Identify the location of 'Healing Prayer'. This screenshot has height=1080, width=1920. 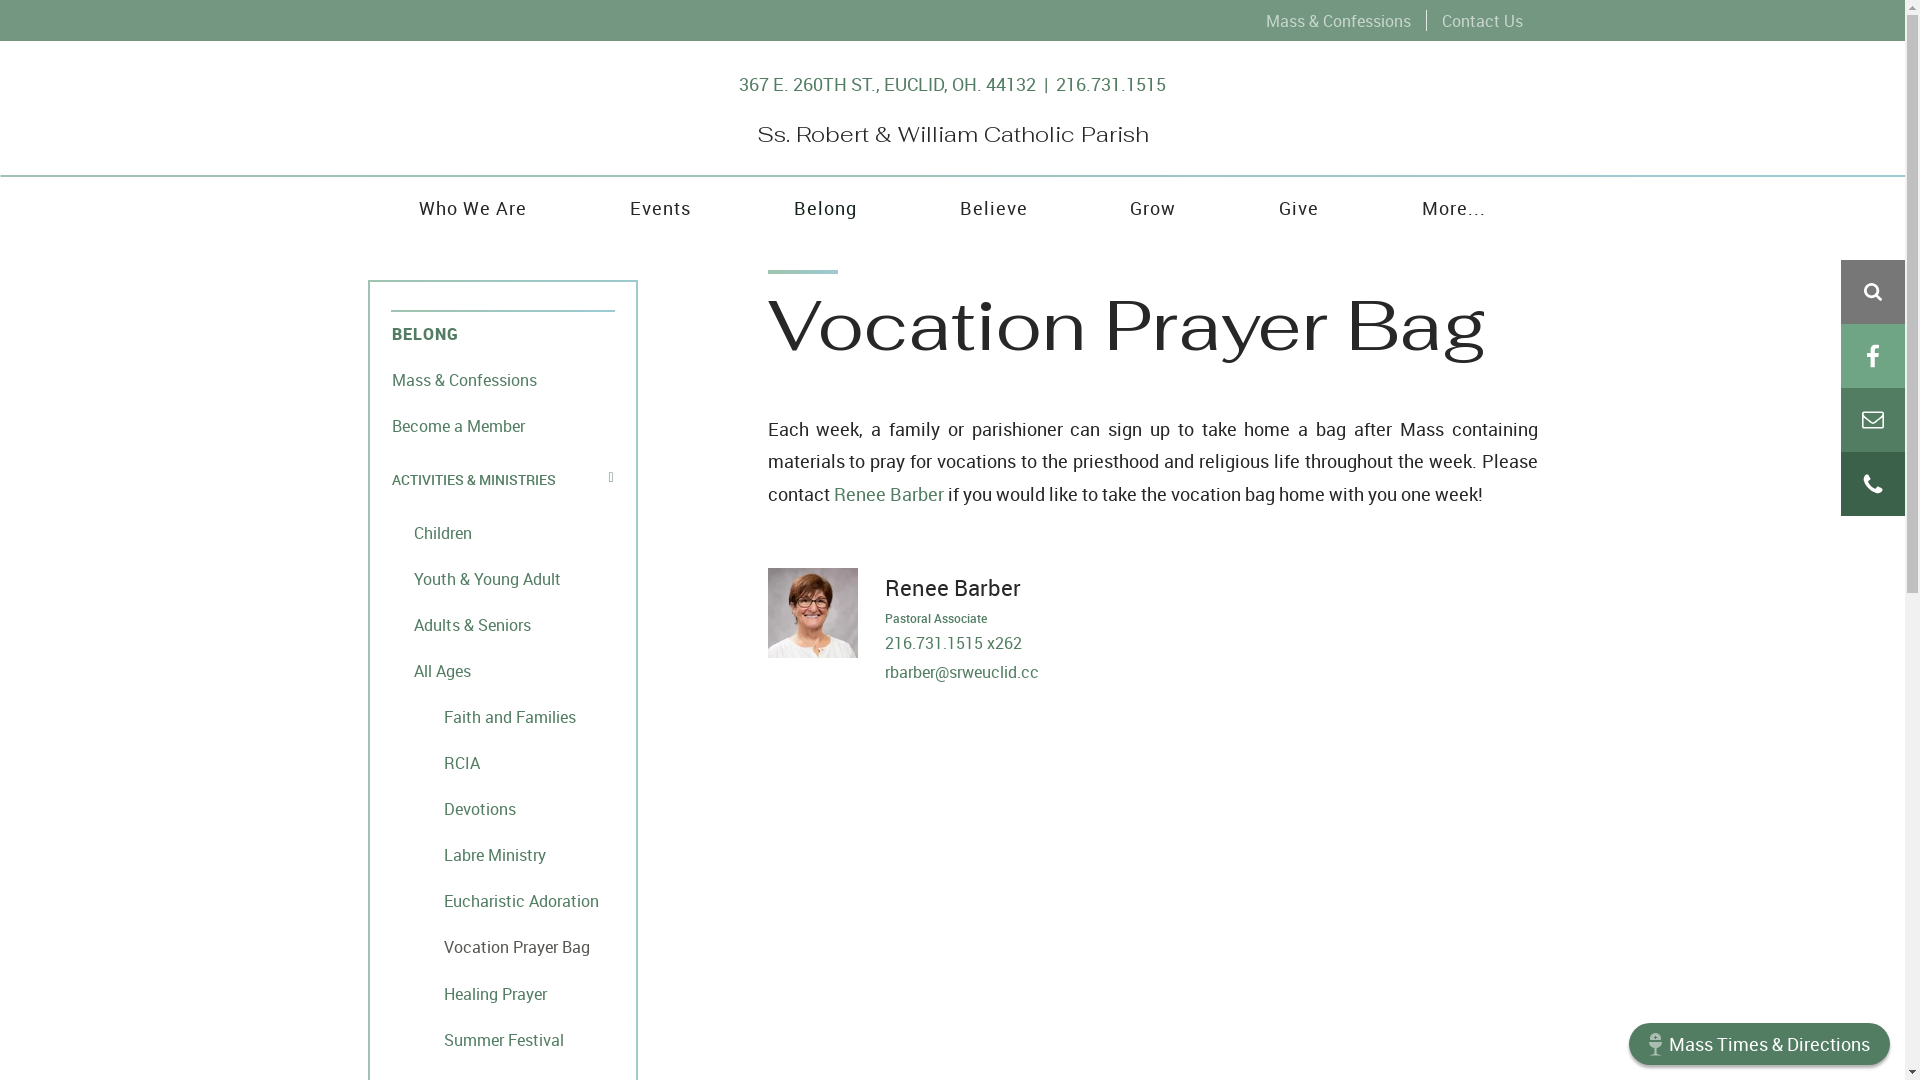
(503, 992).